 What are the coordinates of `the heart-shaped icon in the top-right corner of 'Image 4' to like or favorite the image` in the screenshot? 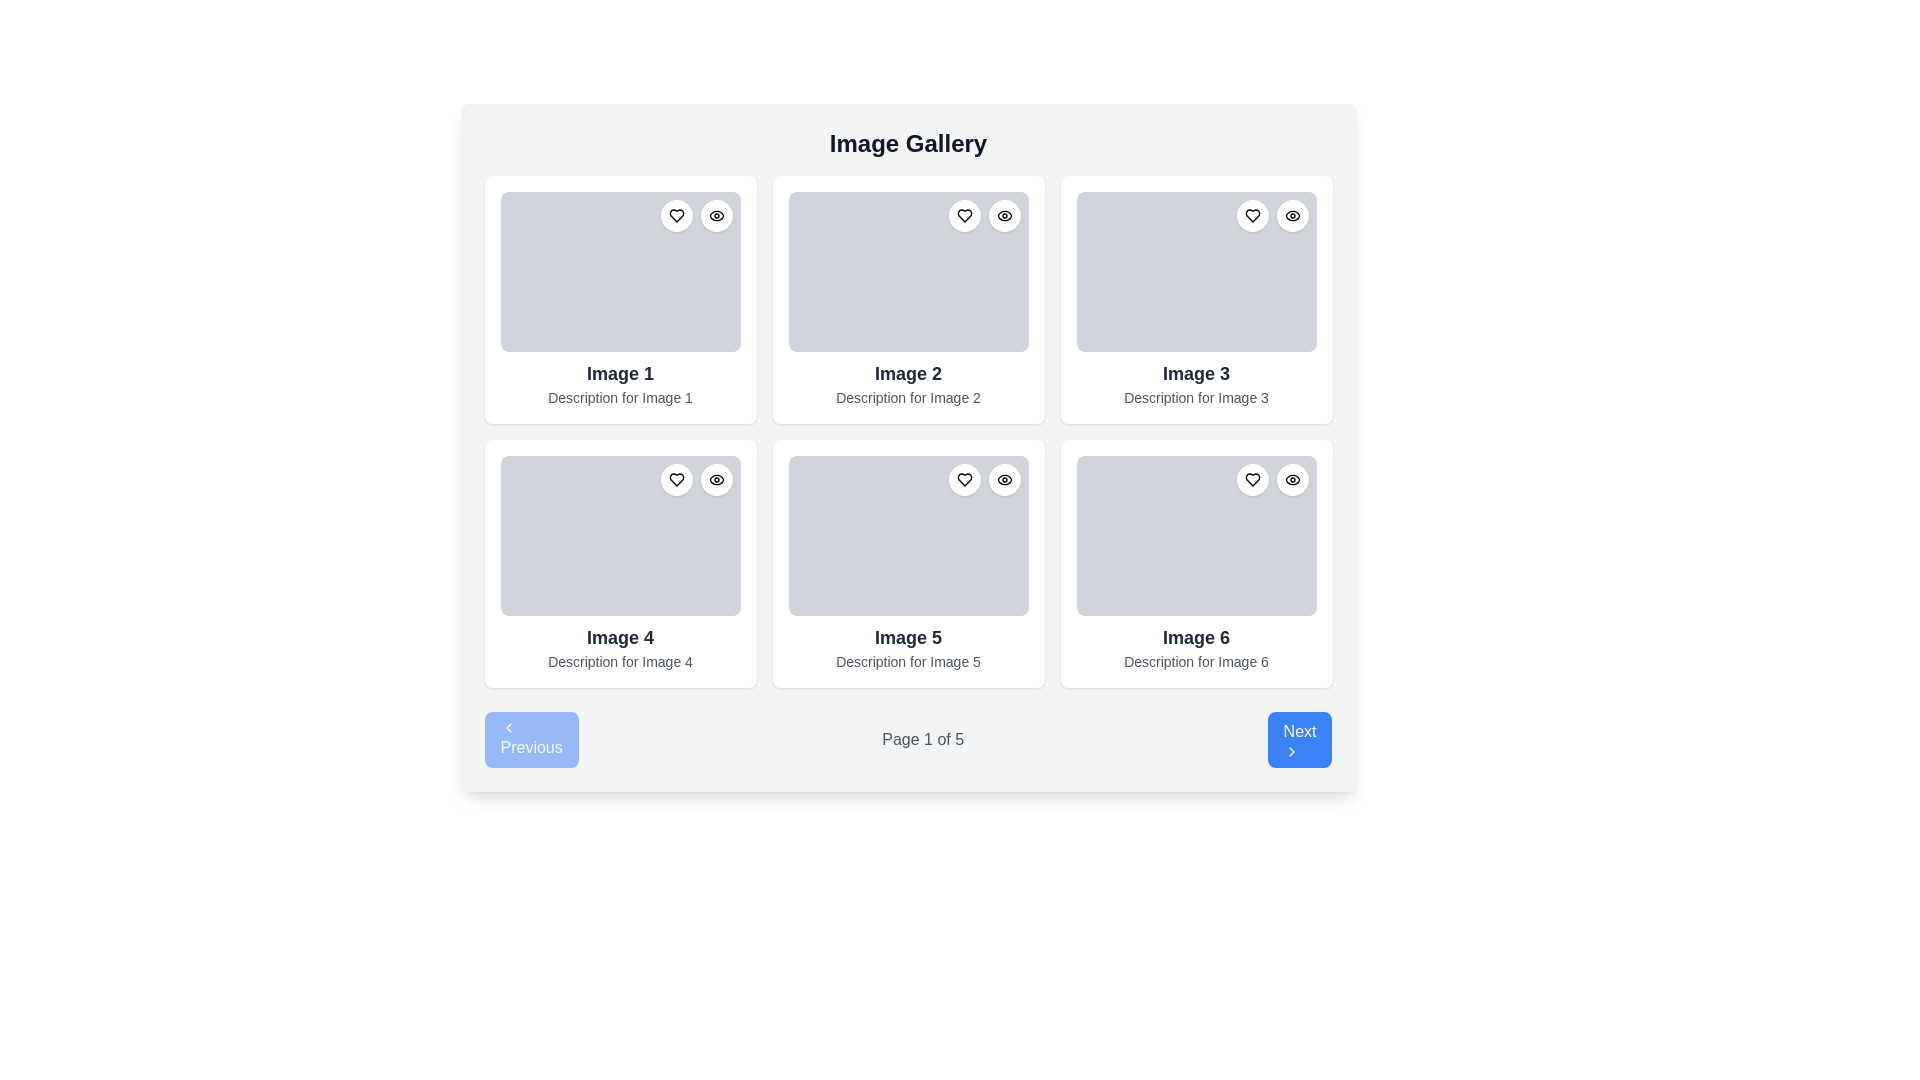 It's located at (676, 479).